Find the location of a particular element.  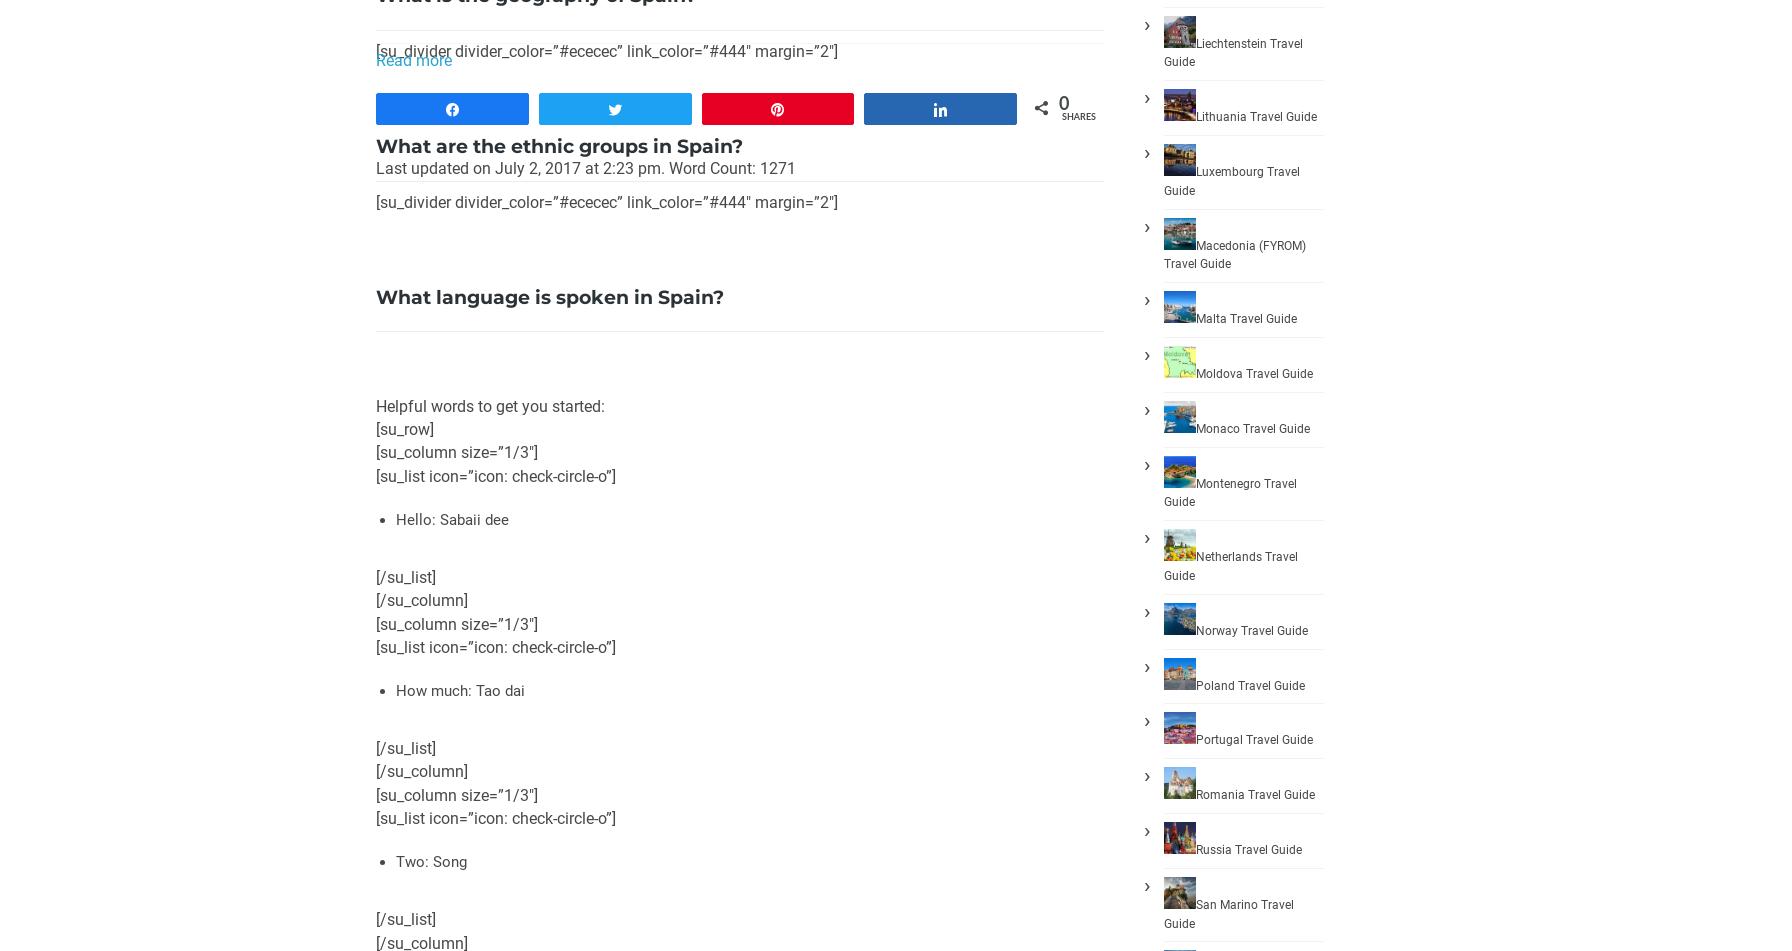

'Netherlands Travel Guide' is located at coordinates (1230, 564).